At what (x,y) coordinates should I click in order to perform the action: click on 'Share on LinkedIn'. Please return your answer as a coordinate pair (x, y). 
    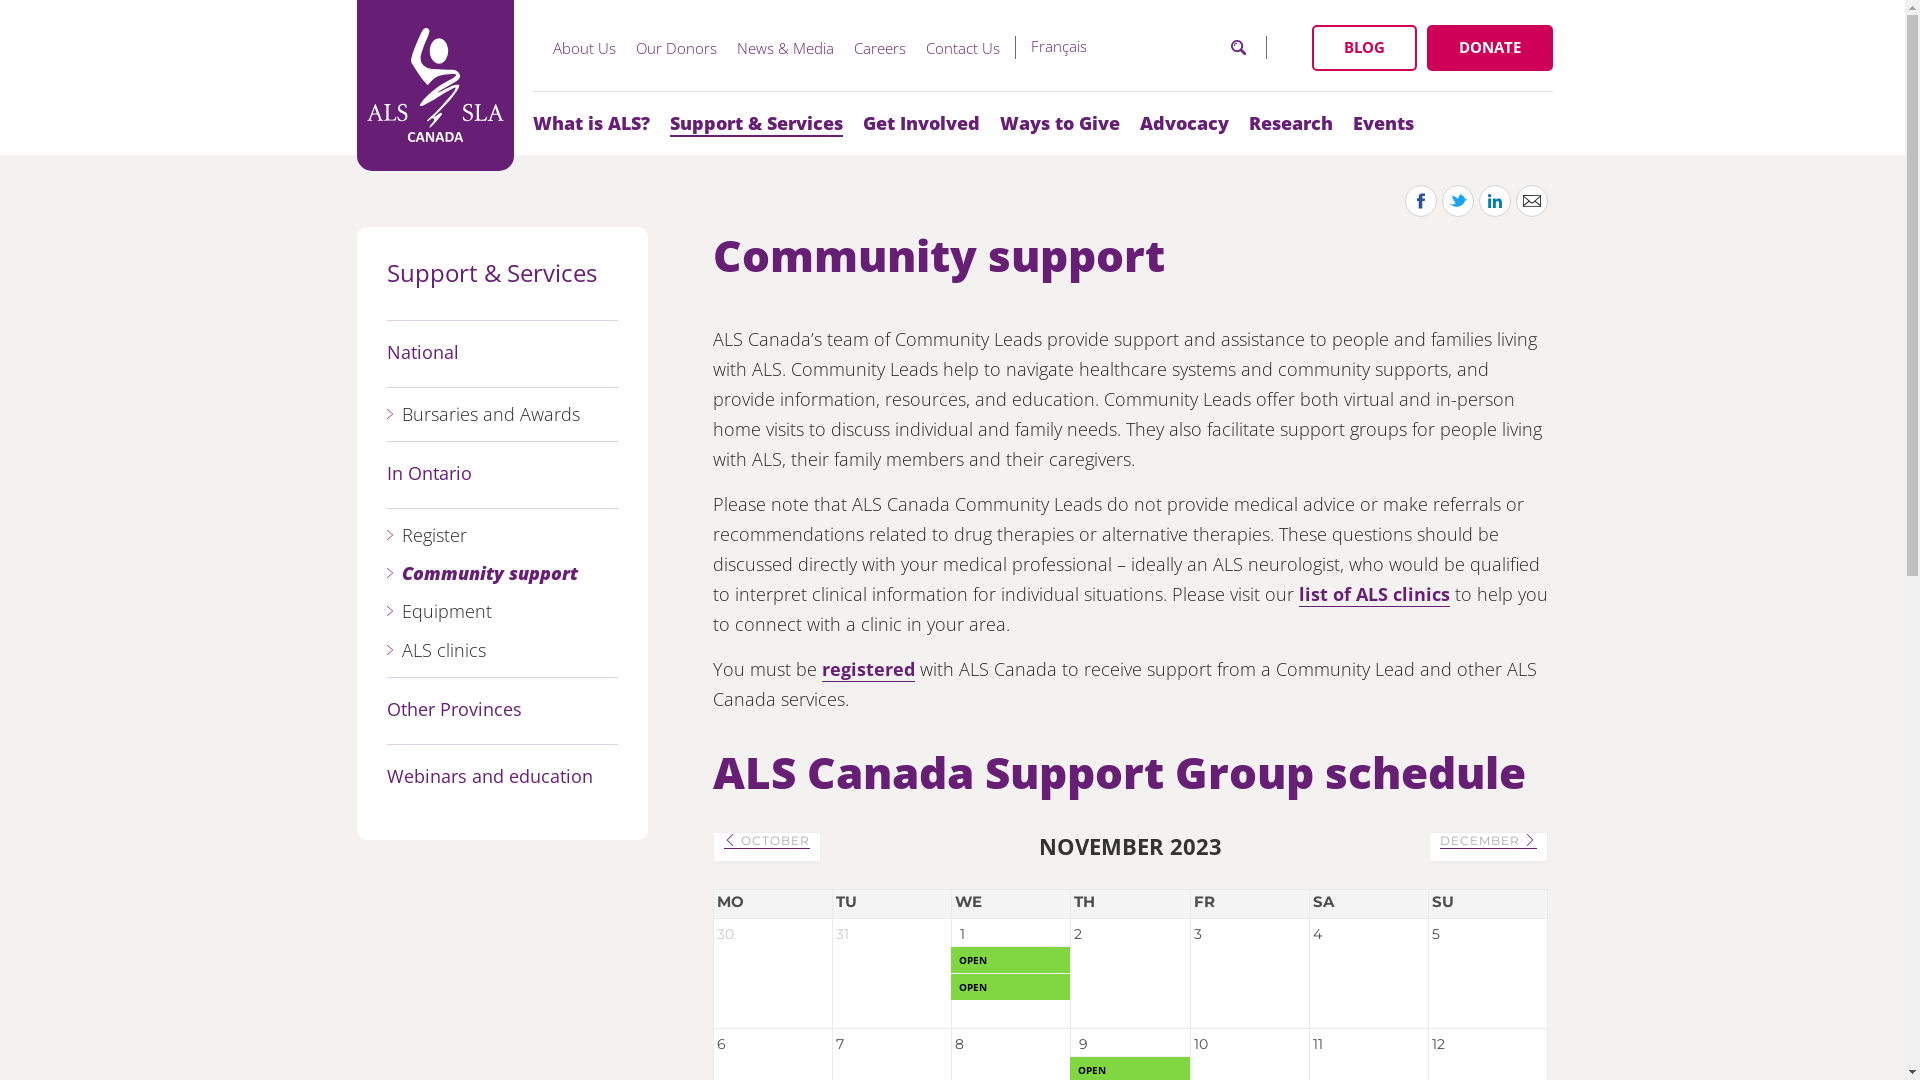
    Looking at the image, I should click on (1494, 200).